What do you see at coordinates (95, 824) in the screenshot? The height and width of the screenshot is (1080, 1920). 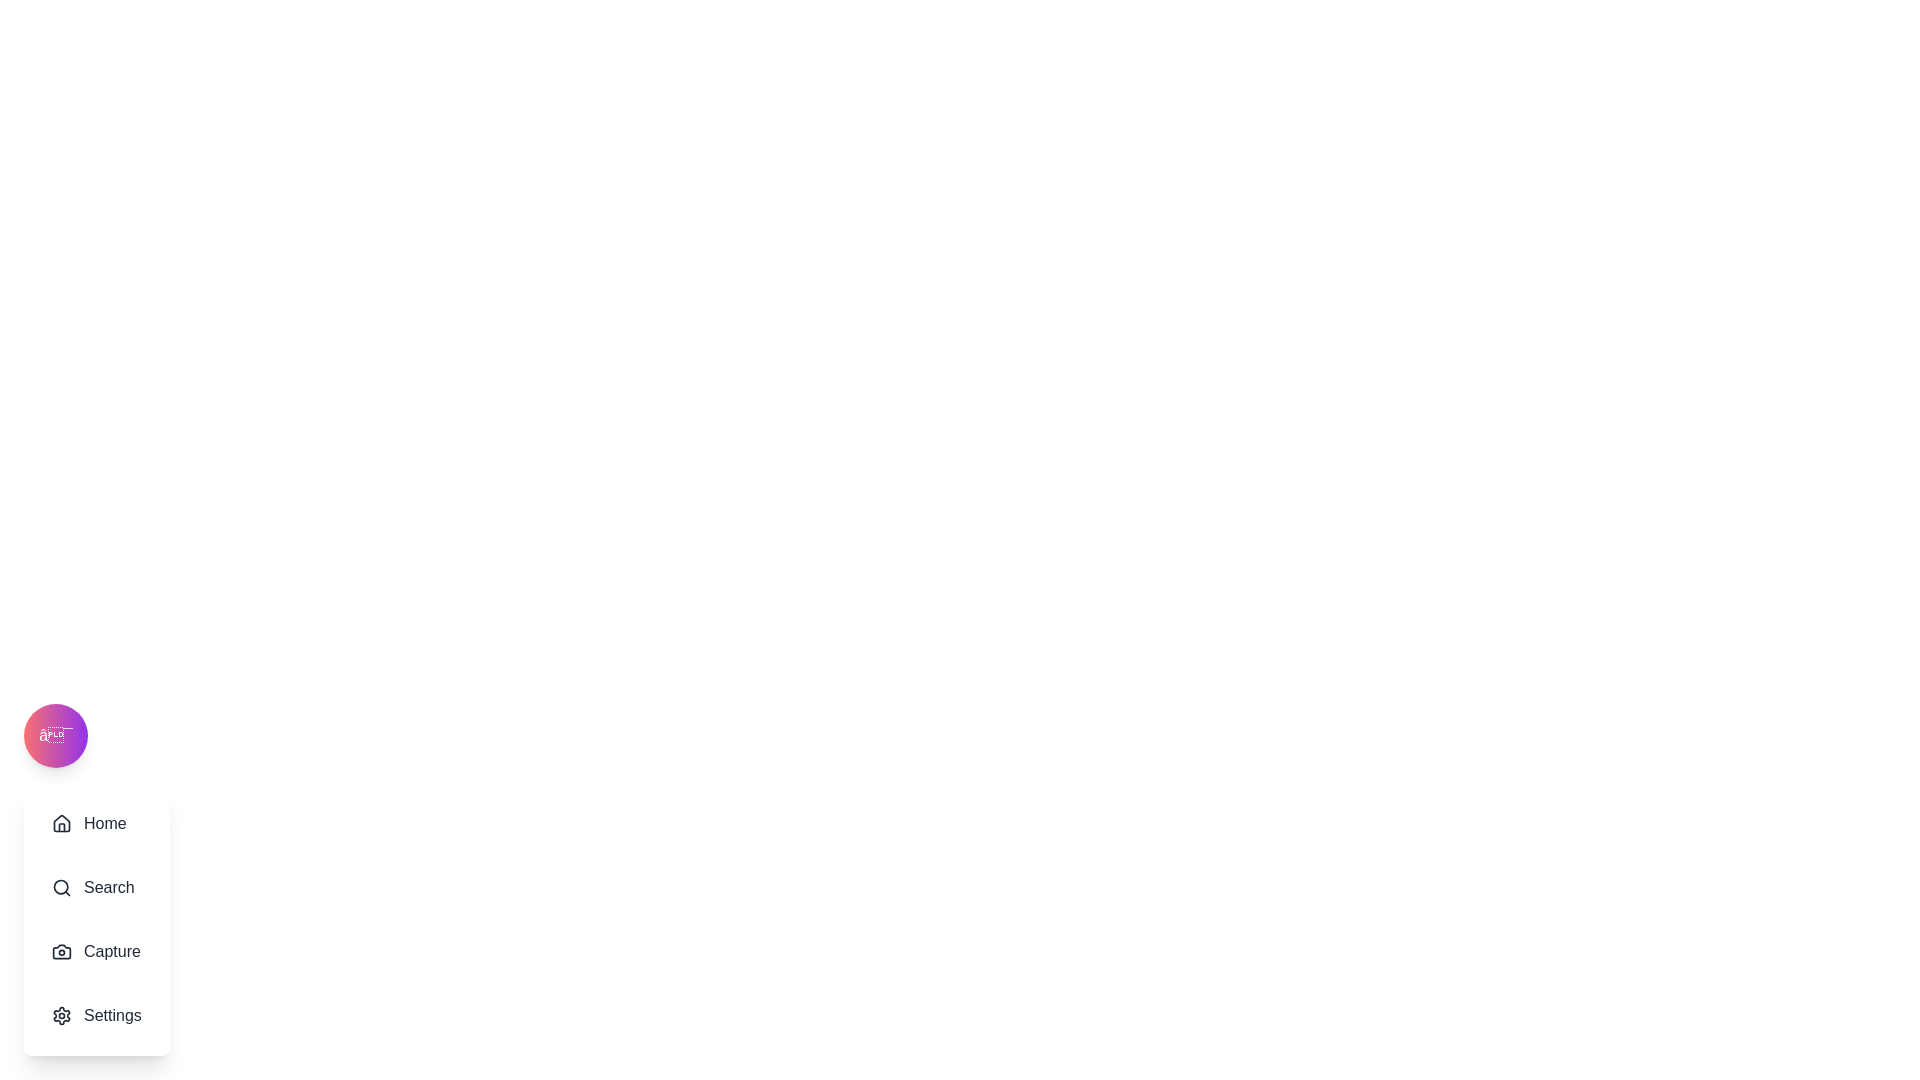 I see `the menu item Home to reveal its hover effect` at bounding box center [95, 824].